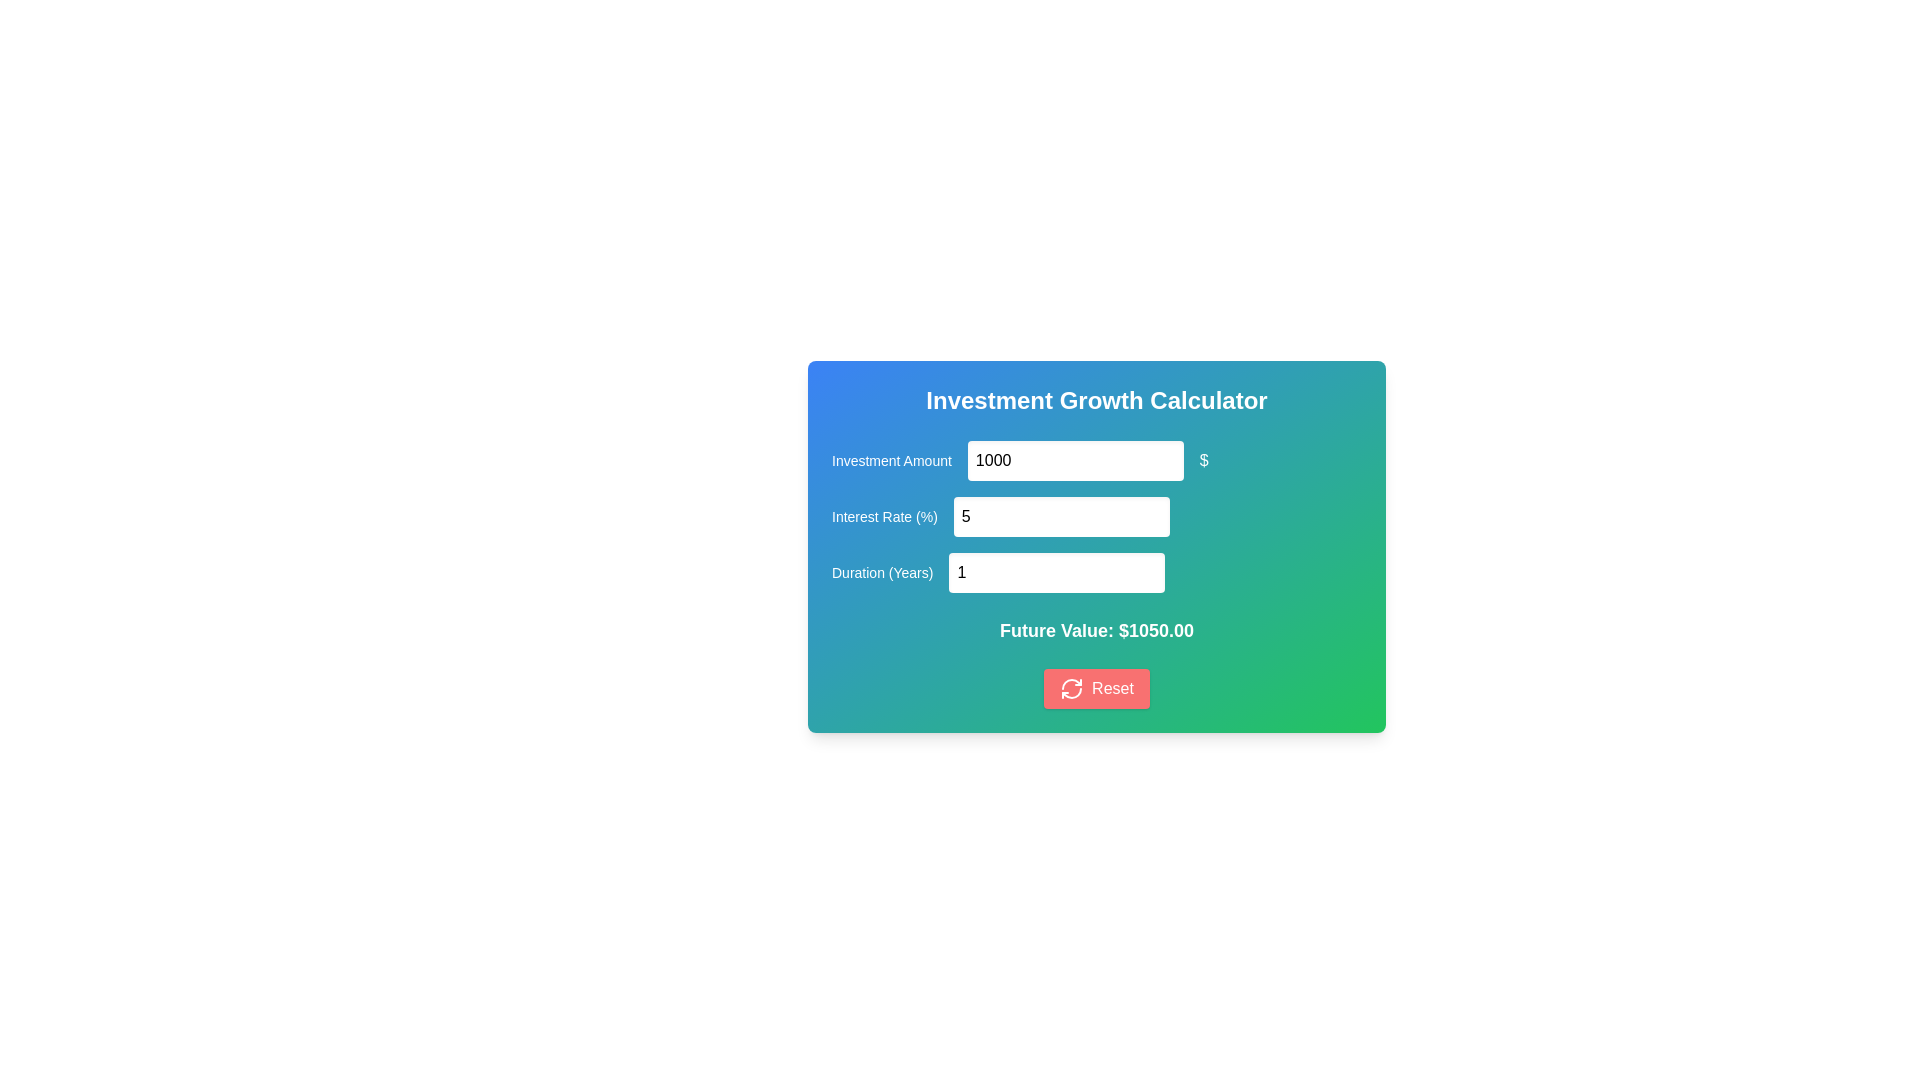  What do you see at coordinates (881, 573) in the screenshot?
I see `the label displaying 'Duration (Years)' in the 'Investment Growth Calculator' form, which is aligned with the numeric input field labeled '1'` at bounding box center [881, 573].